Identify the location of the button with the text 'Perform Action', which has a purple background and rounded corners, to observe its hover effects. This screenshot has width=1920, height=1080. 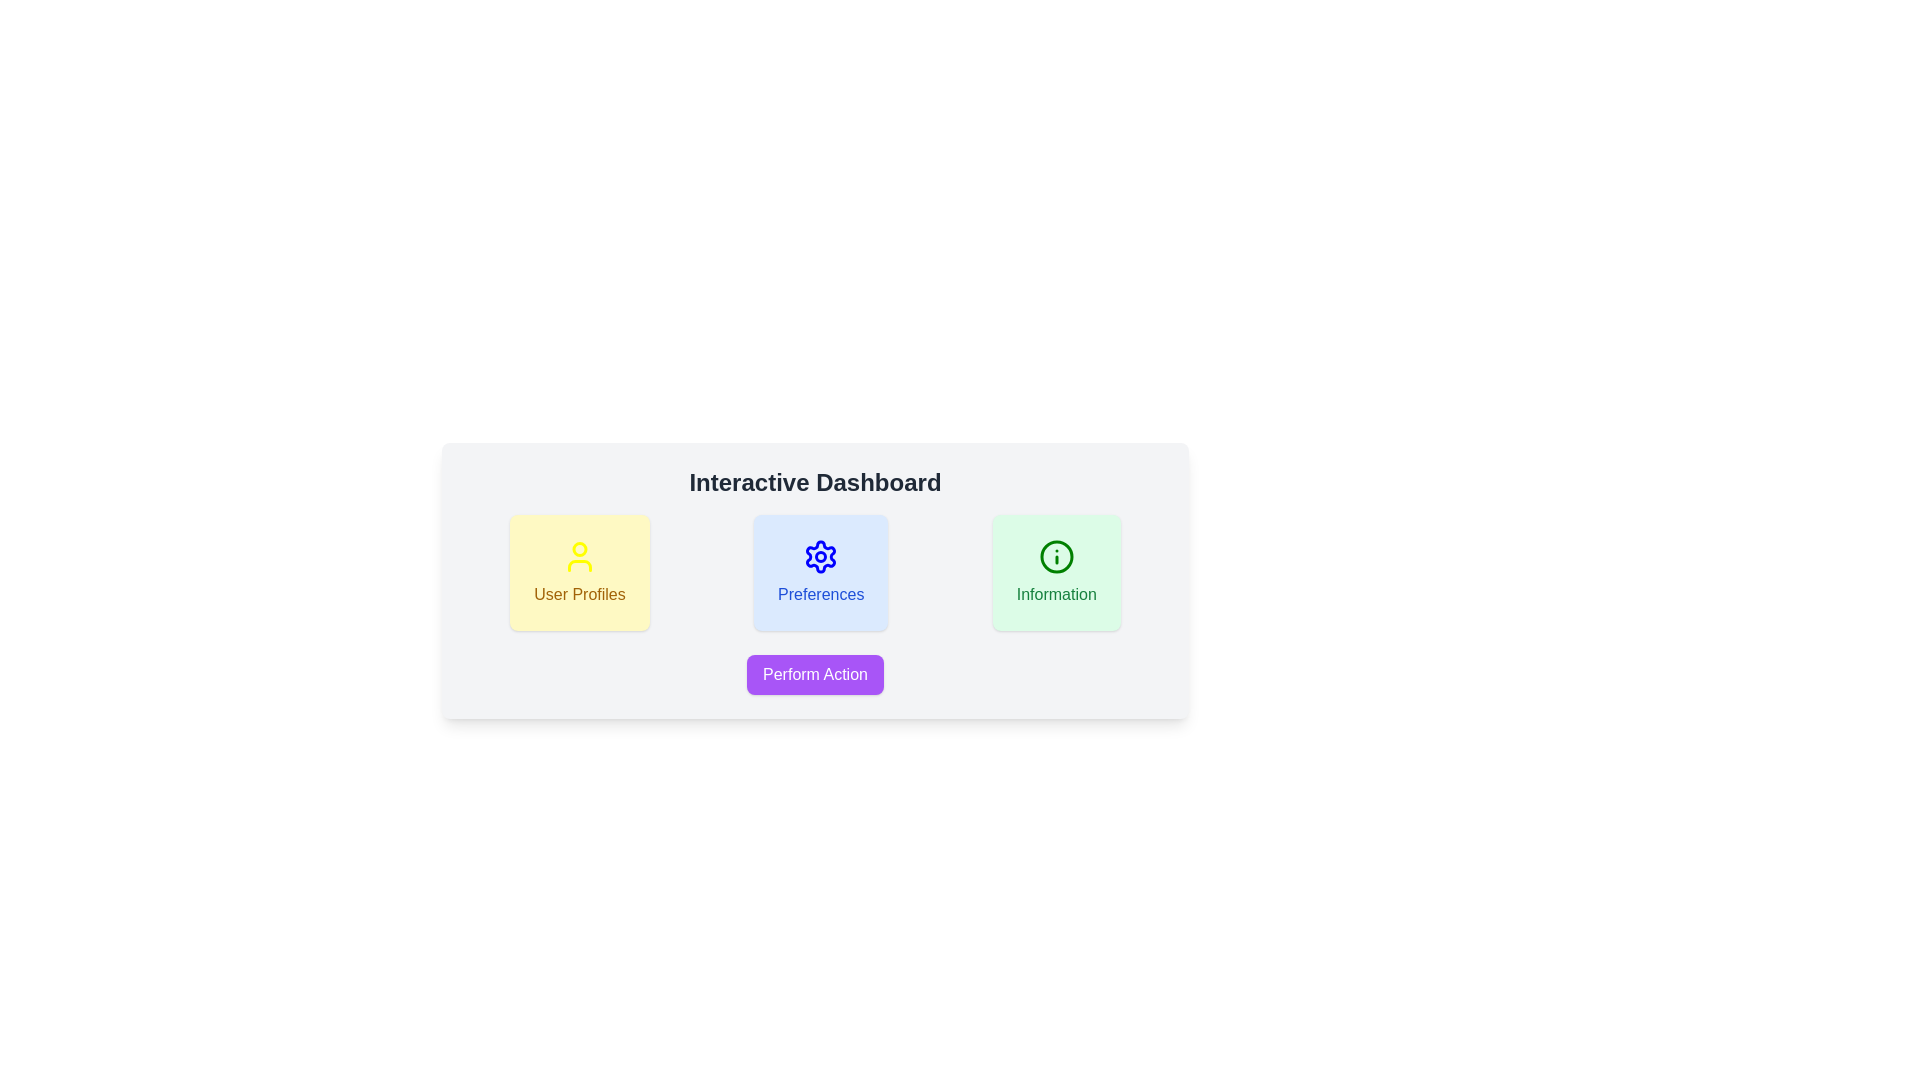
(815, 675).